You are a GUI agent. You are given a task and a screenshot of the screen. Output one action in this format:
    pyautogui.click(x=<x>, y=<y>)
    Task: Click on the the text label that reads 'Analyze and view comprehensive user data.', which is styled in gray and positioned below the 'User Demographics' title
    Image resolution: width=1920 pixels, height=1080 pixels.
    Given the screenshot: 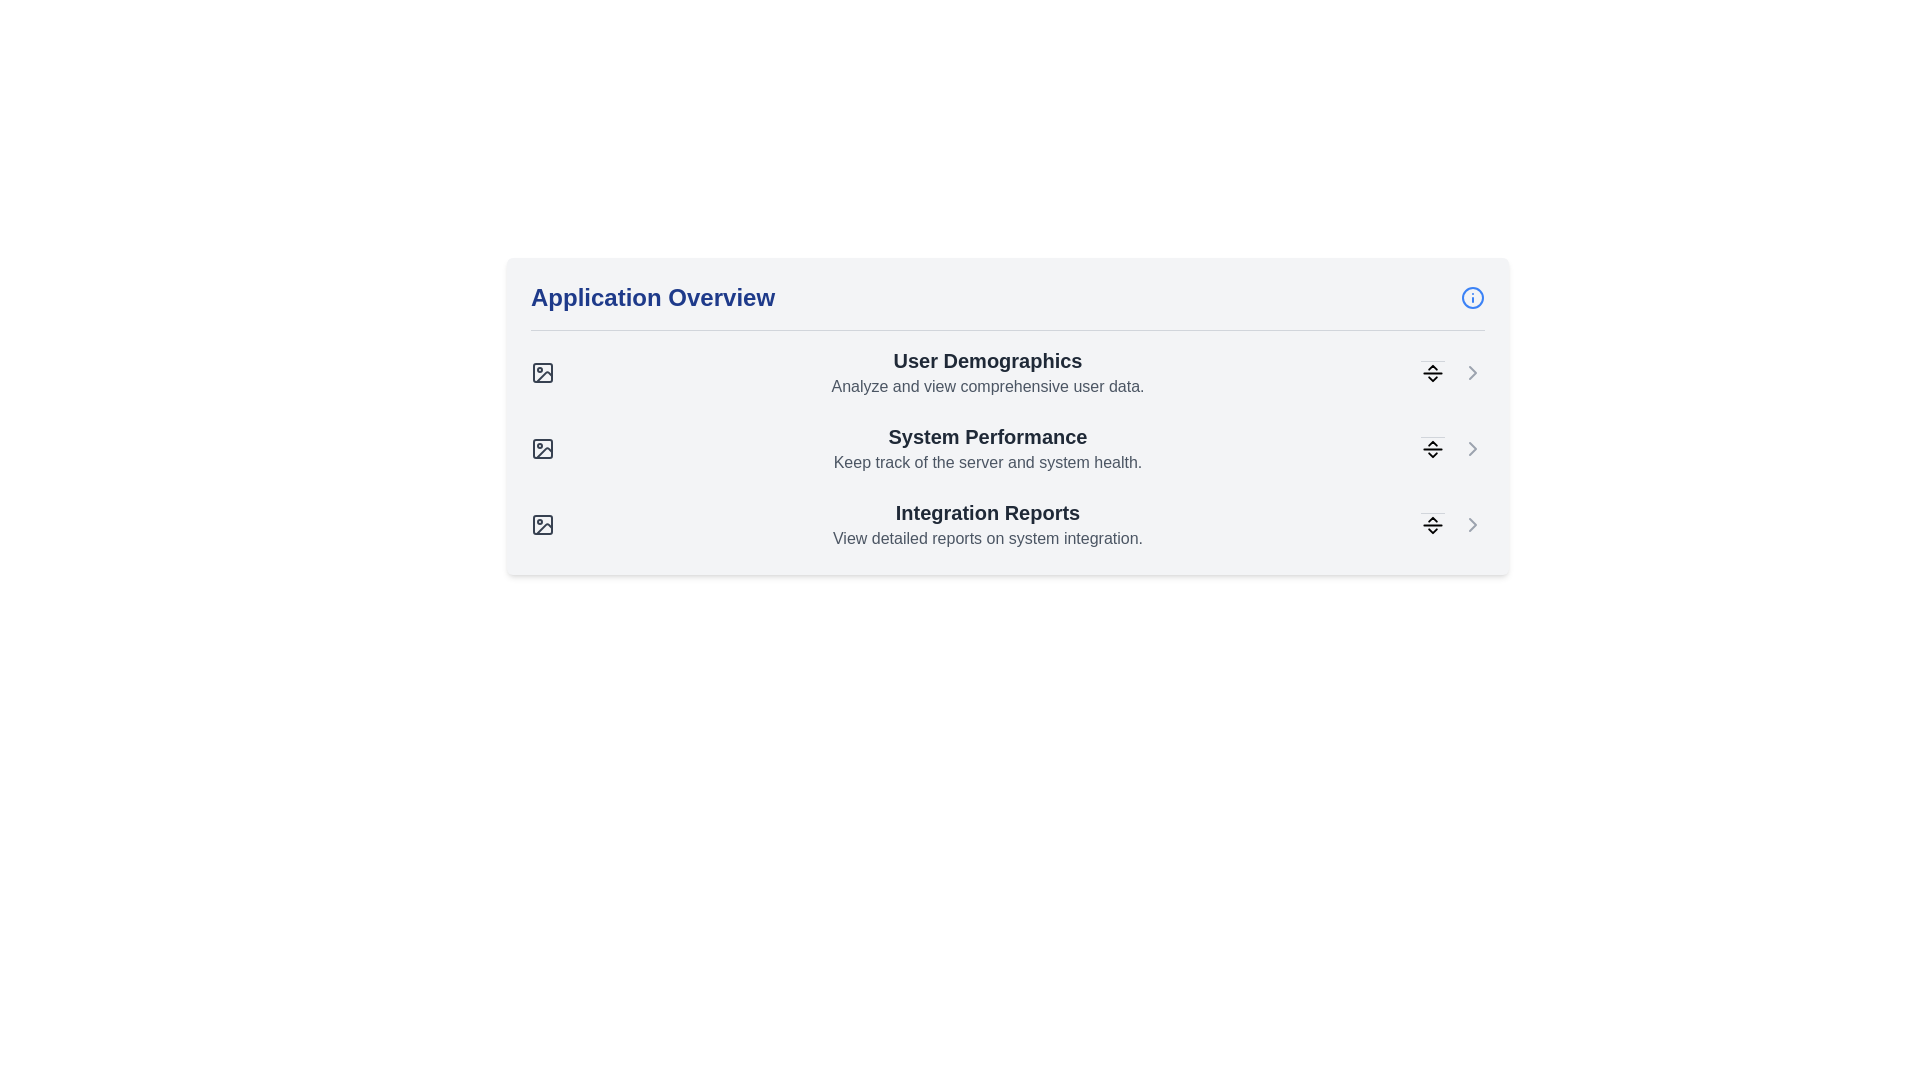 What is the action you would take?
    pyautogui.click(x=988, y=386)
    